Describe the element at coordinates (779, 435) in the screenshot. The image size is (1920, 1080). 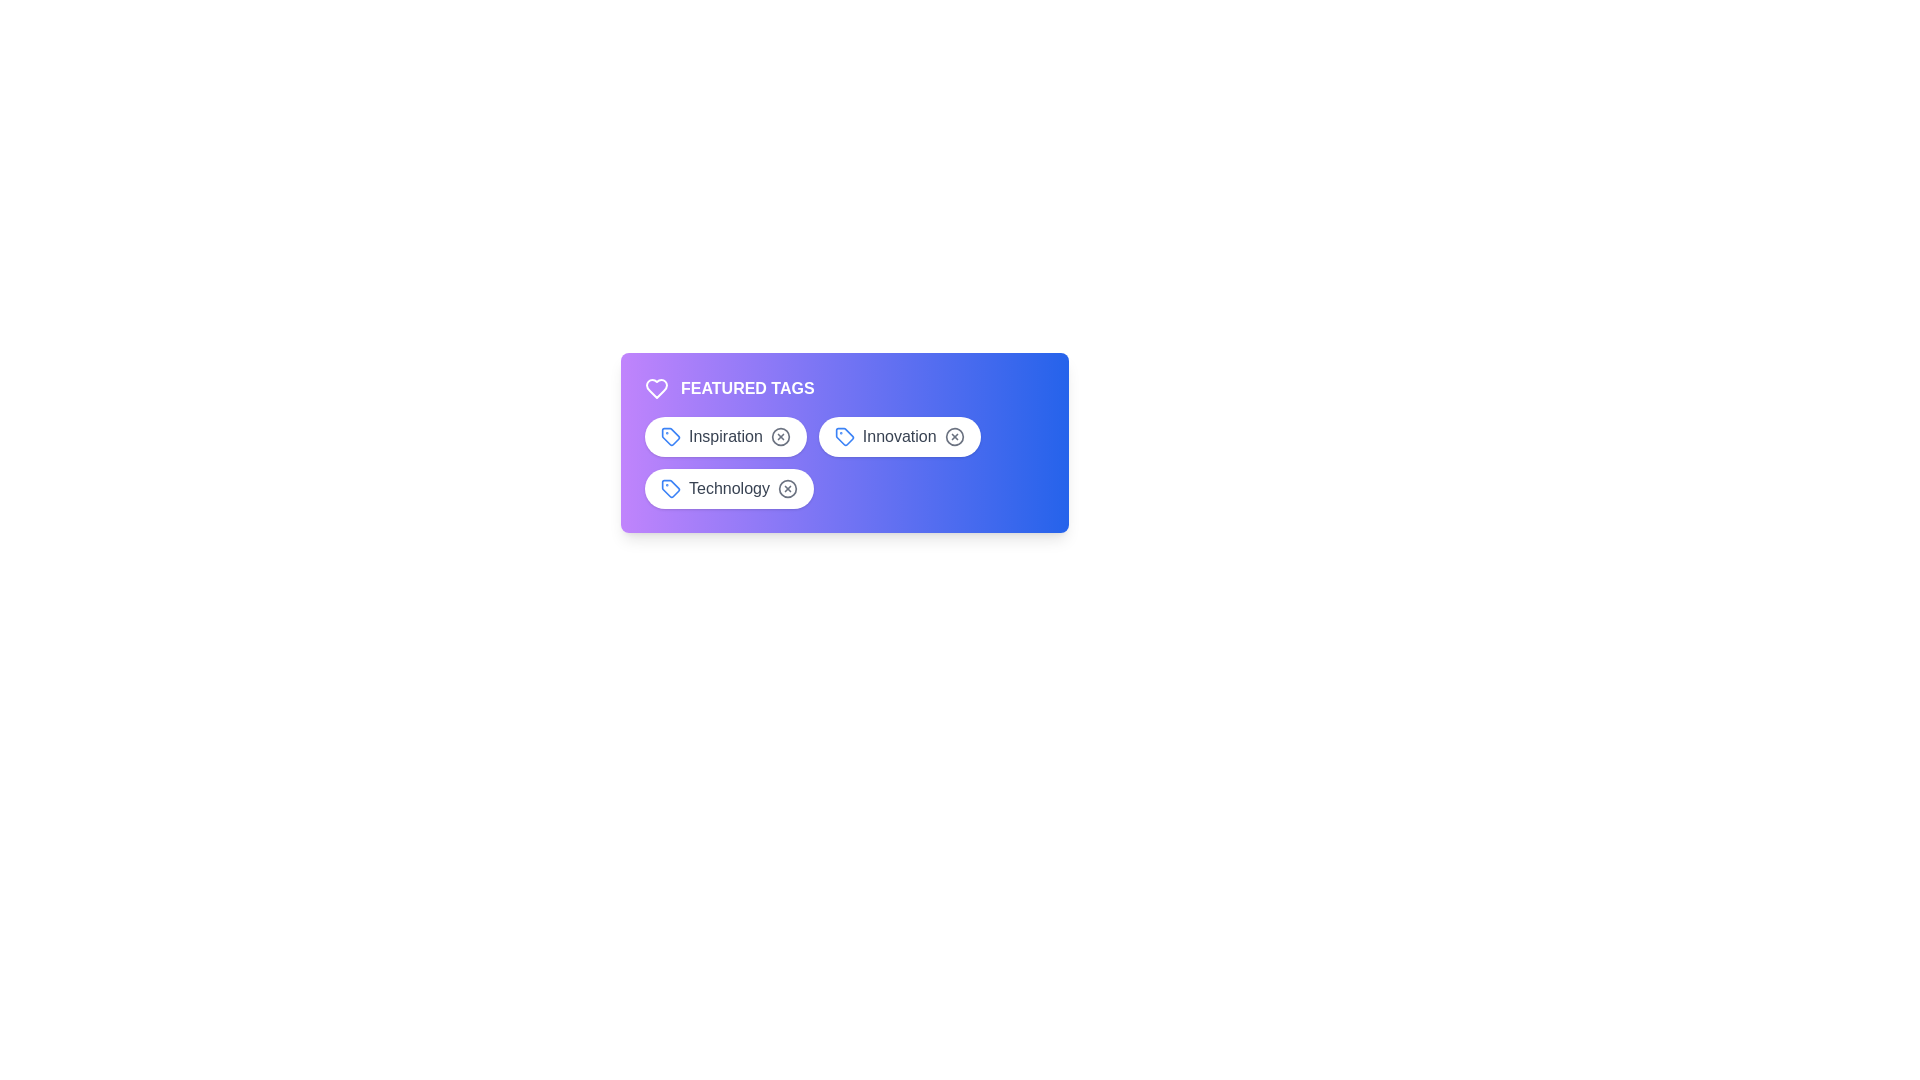
I see `the circular icon within the 'Inspiration' tag located in the list of tags inside the purple-to-blue gradient rectangle labeled 'Featured Tags.'` at that location.